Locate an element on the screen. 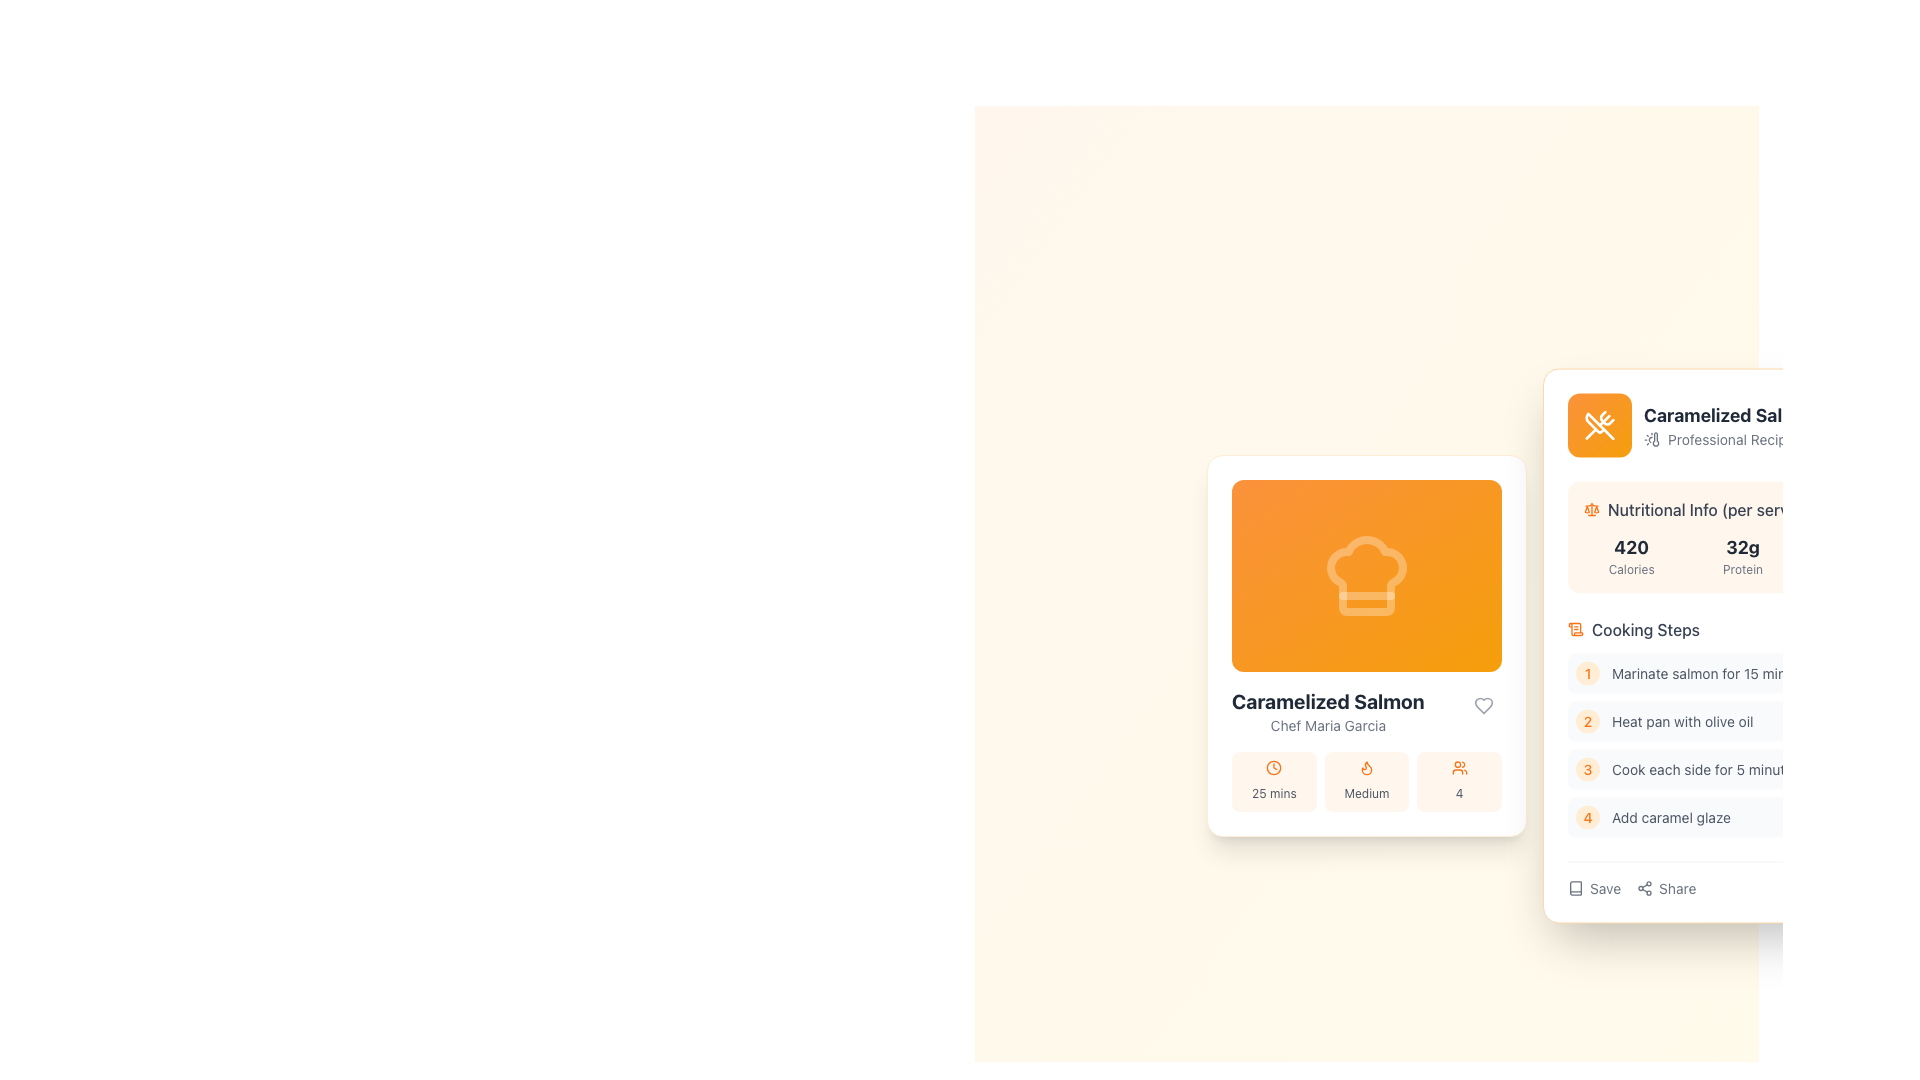 The height and width of the screenshot is (1080, 1920). the 'Nutritional Information' text label with an icon that indicates per-serving data, located below the 'Caramelized Salmon' title and above the nutritional breakdown is located at coordinates (1741, 508).